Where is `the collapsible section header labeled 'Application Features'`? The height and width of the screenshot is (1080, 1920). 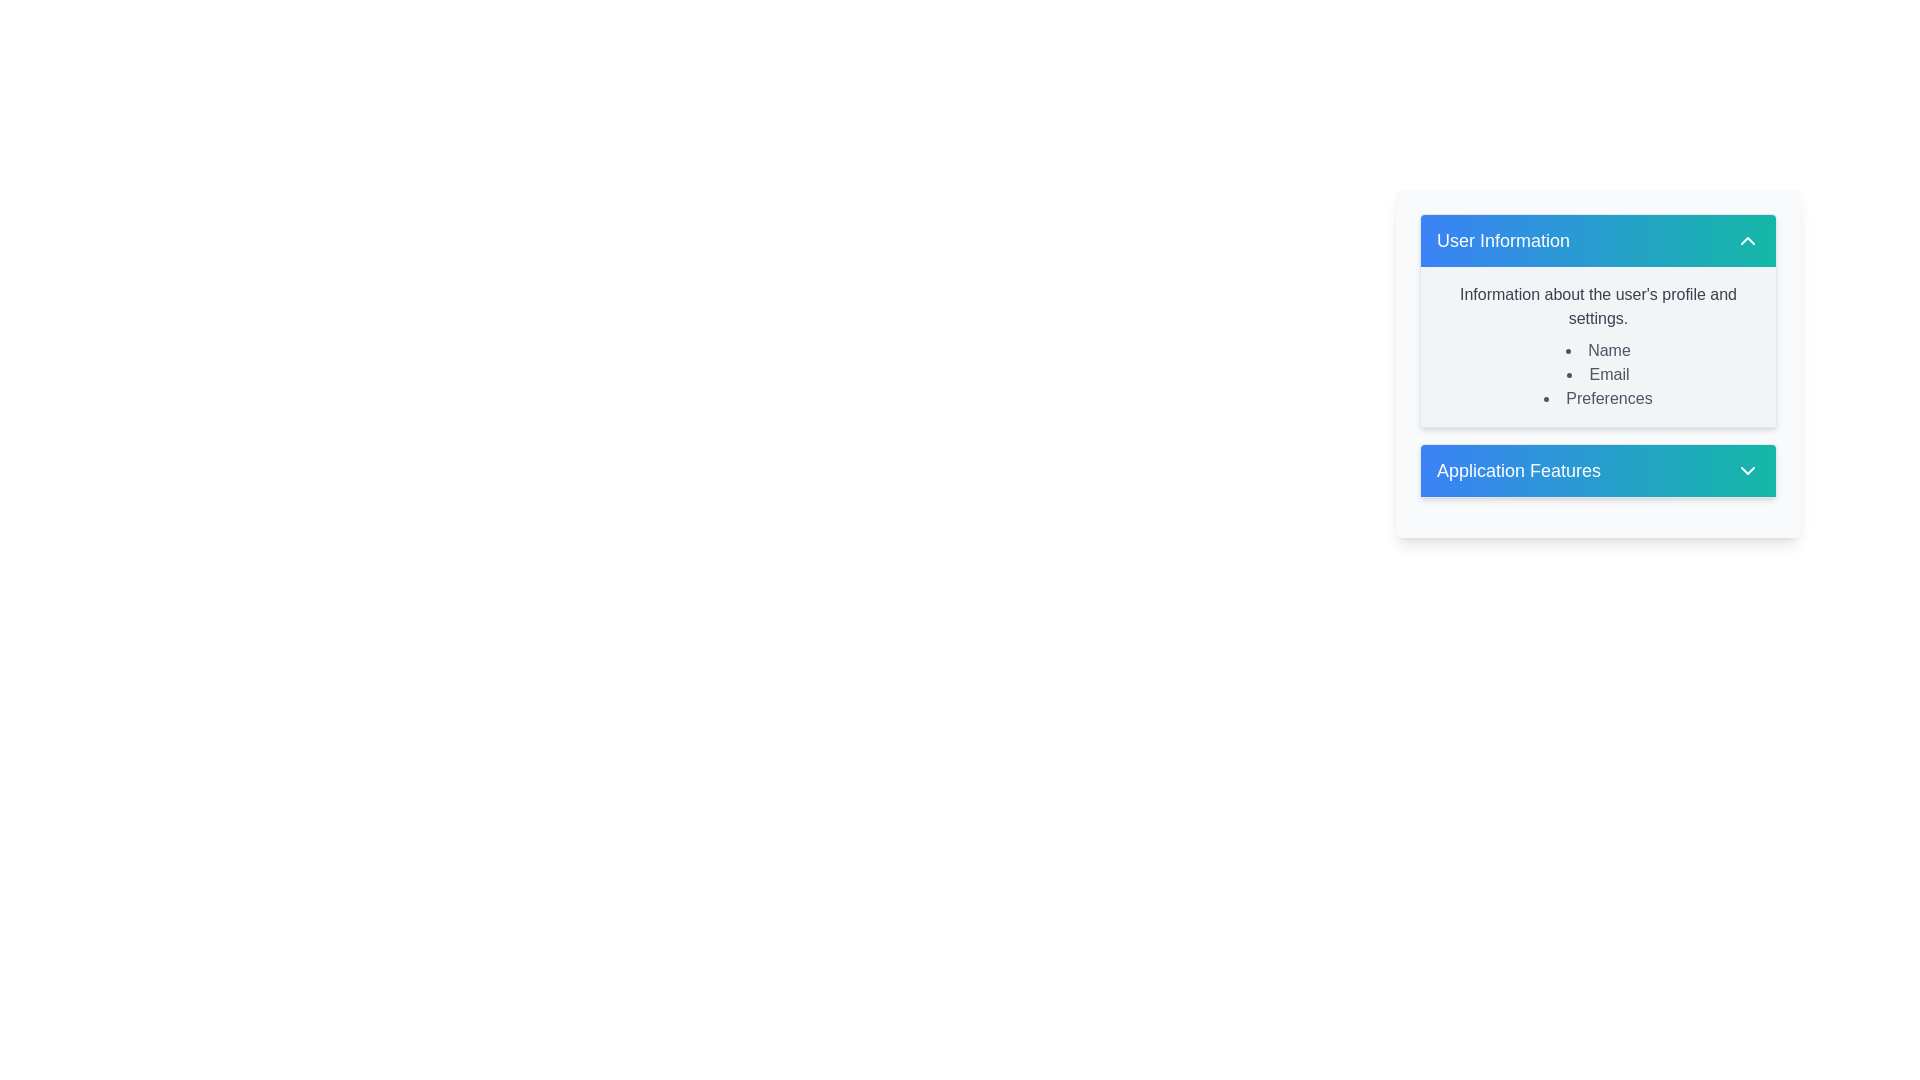
the collapsible section header labeled 'Application Features' is located at coordinates (1597, 470).